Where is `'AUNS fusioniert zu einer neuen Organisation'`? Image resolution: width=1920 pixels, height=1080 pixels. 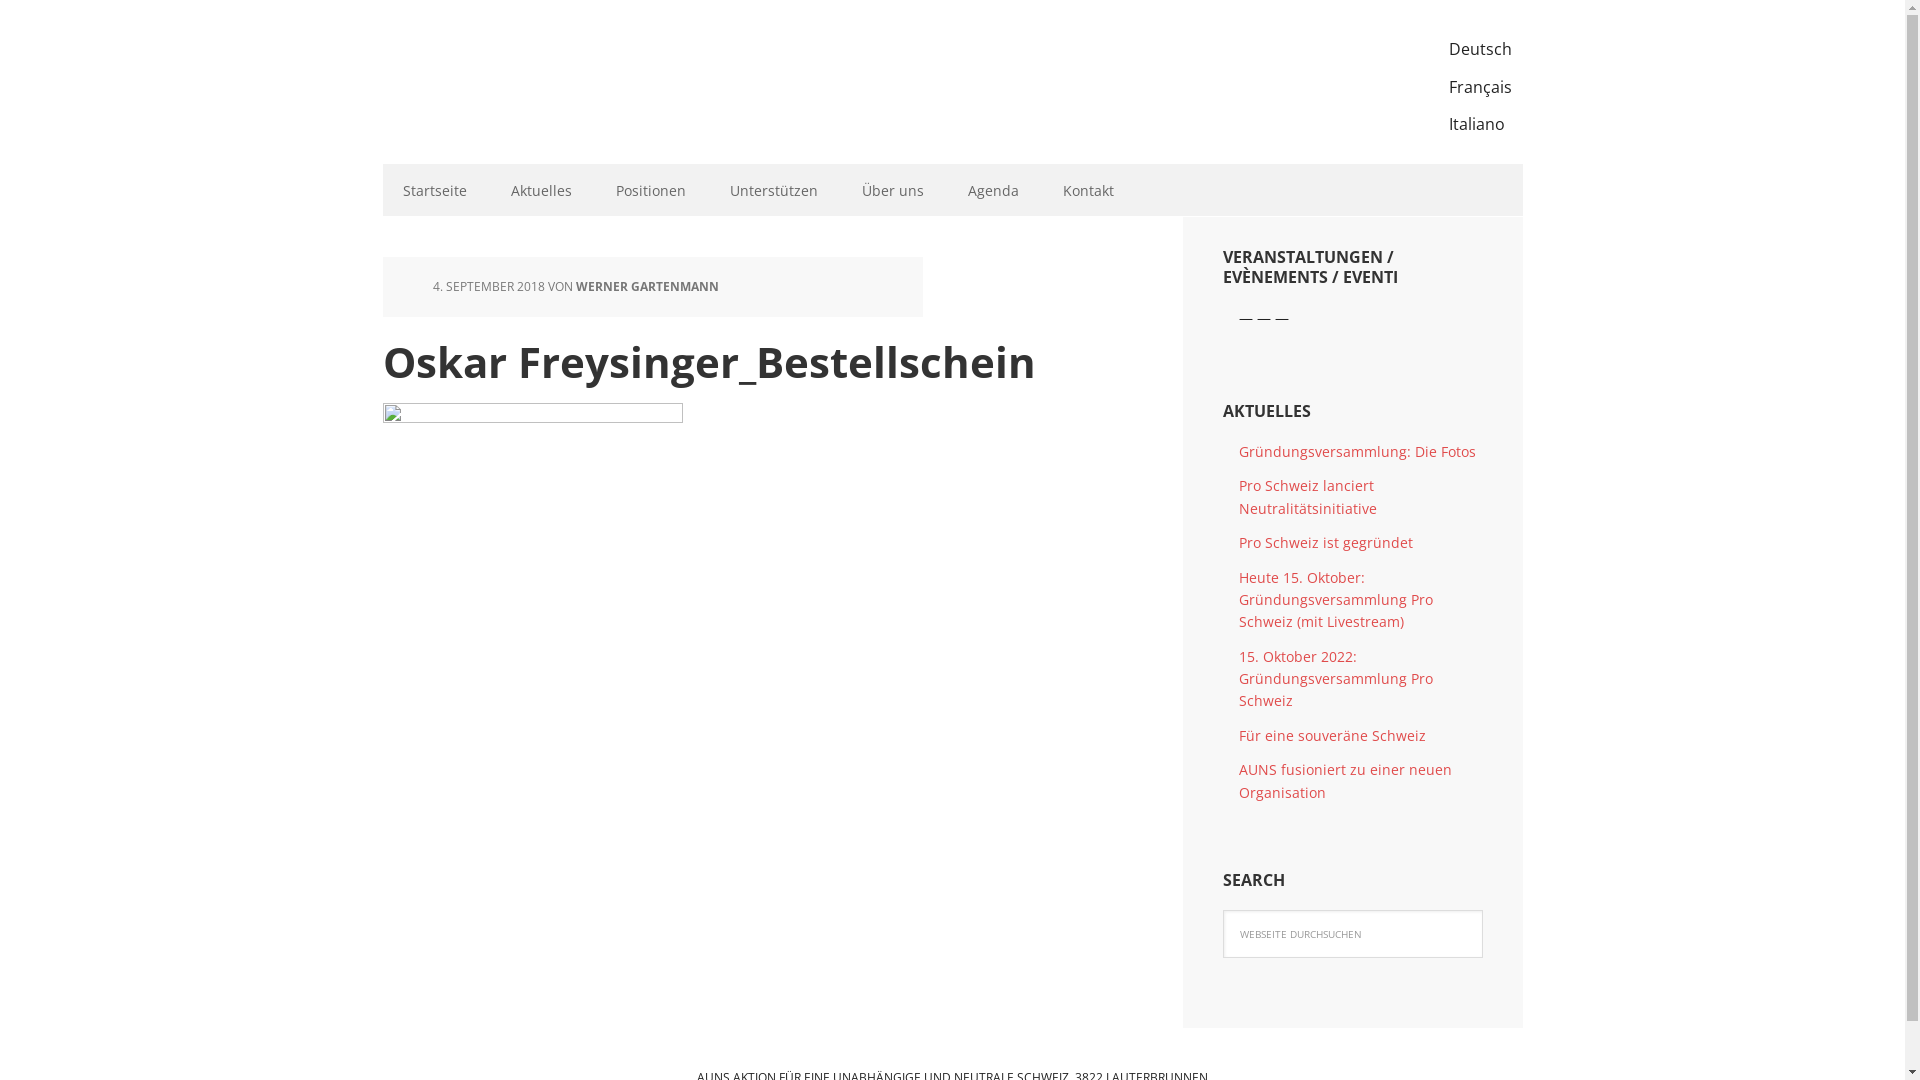
'AUNS fusioniert zu einer neuen Organisation' is located at coordinates (1344, 779).